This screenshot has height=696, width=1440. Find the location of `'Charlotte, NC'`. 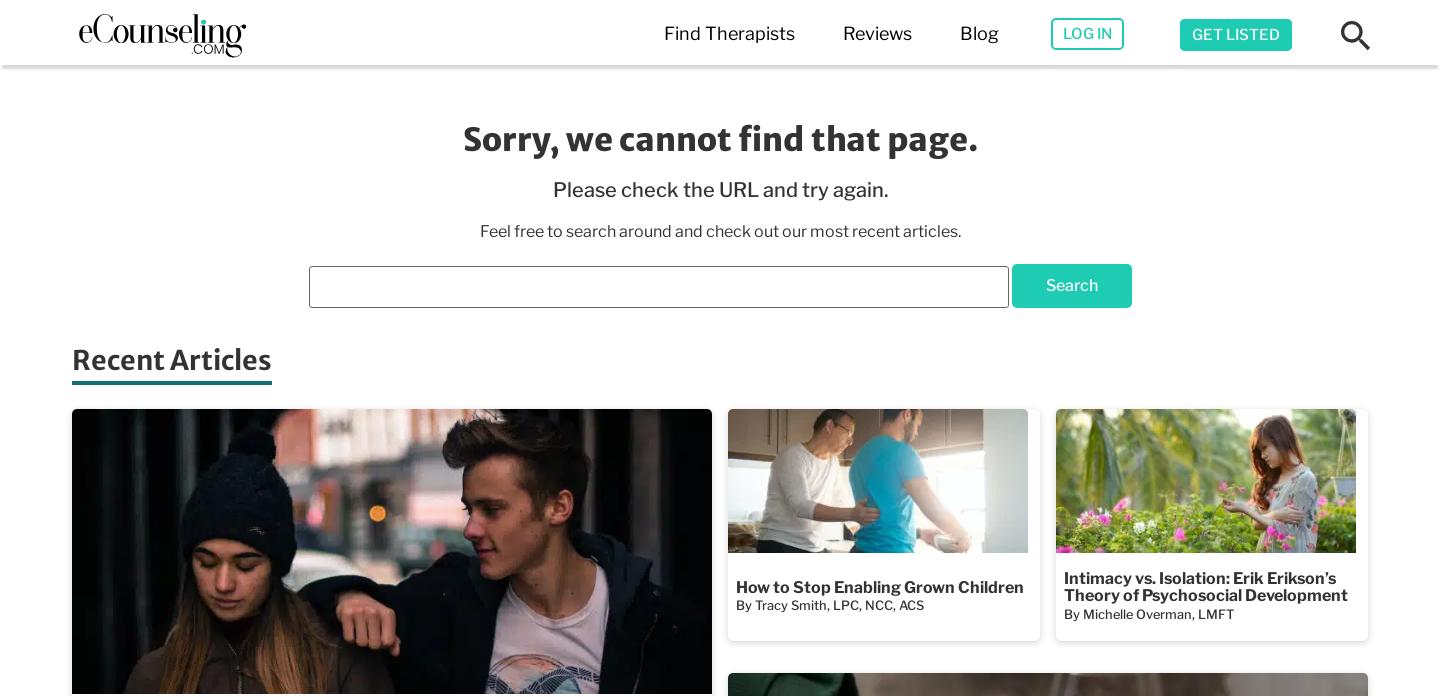

'Charlotte, NC' is located at coordinates (486, 182).